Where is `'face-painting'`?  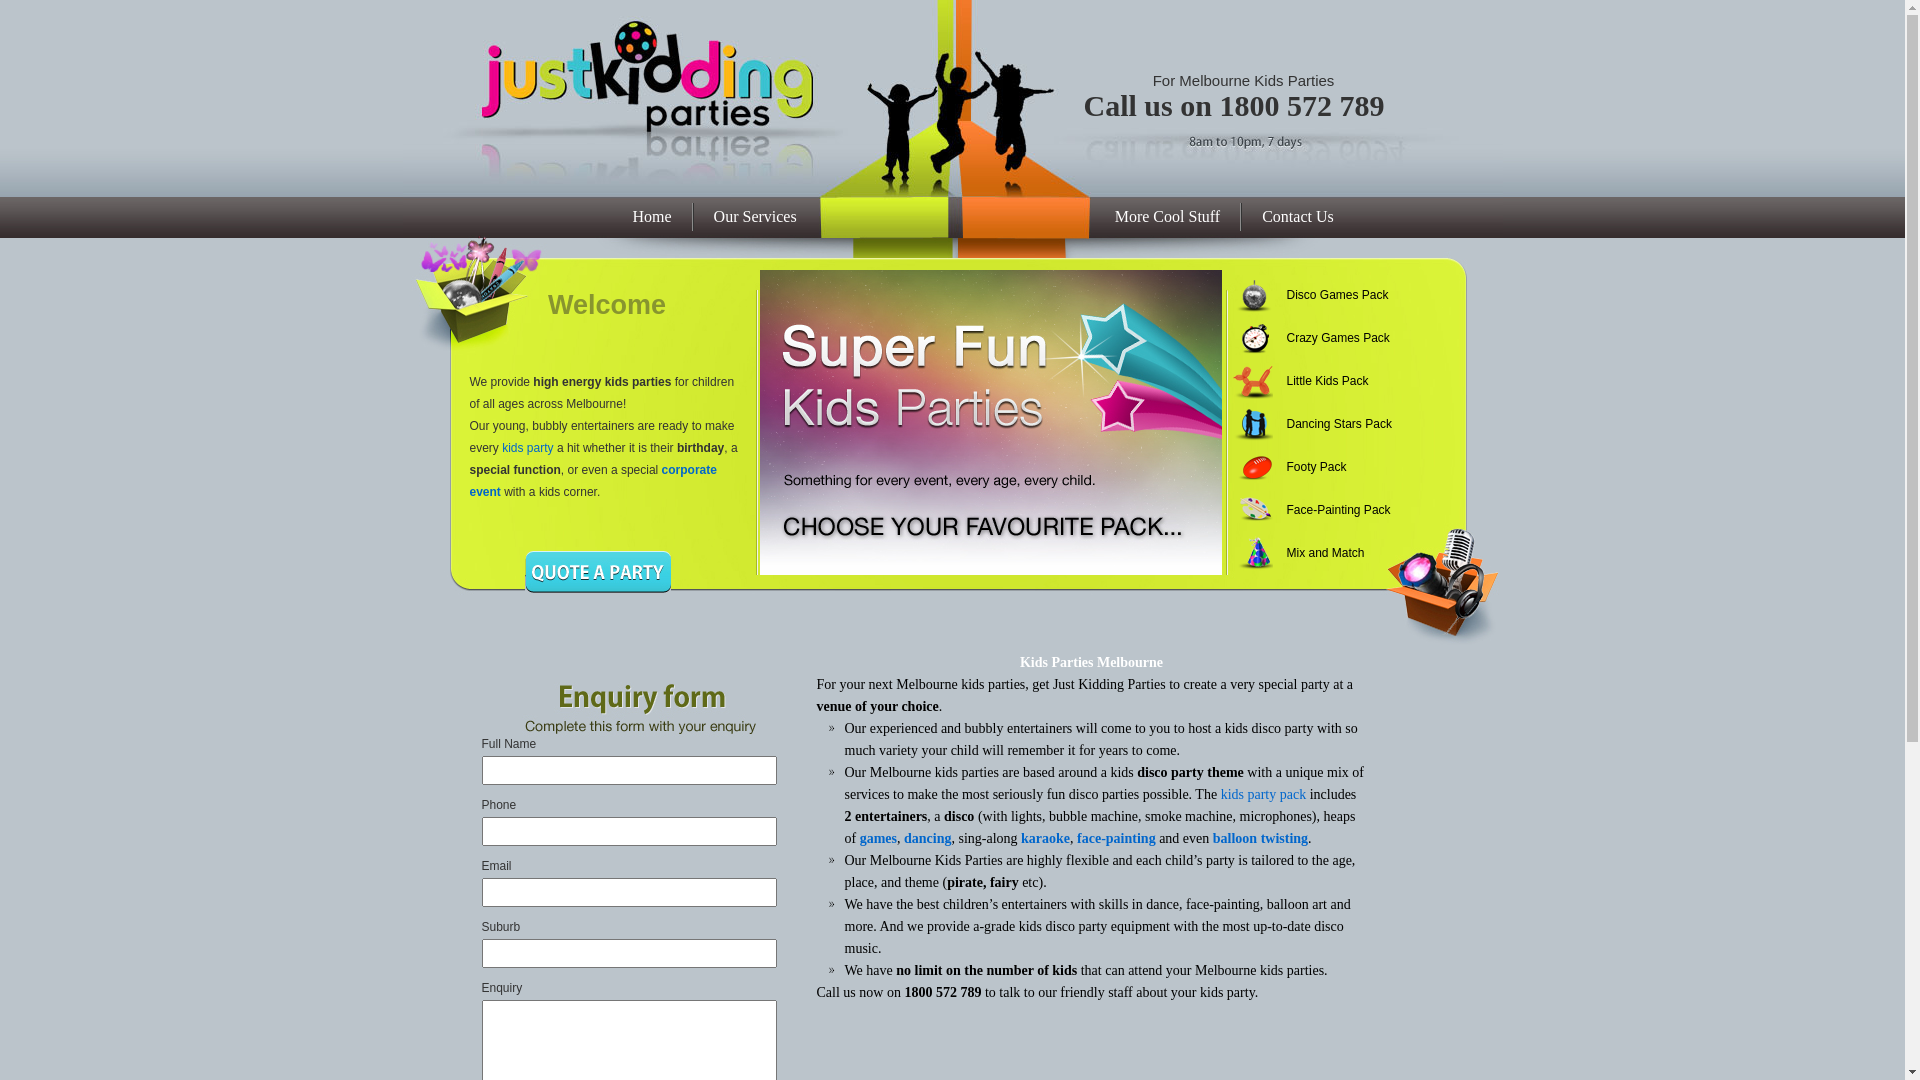 'face-painting' is located at coordinates (1115, 838).